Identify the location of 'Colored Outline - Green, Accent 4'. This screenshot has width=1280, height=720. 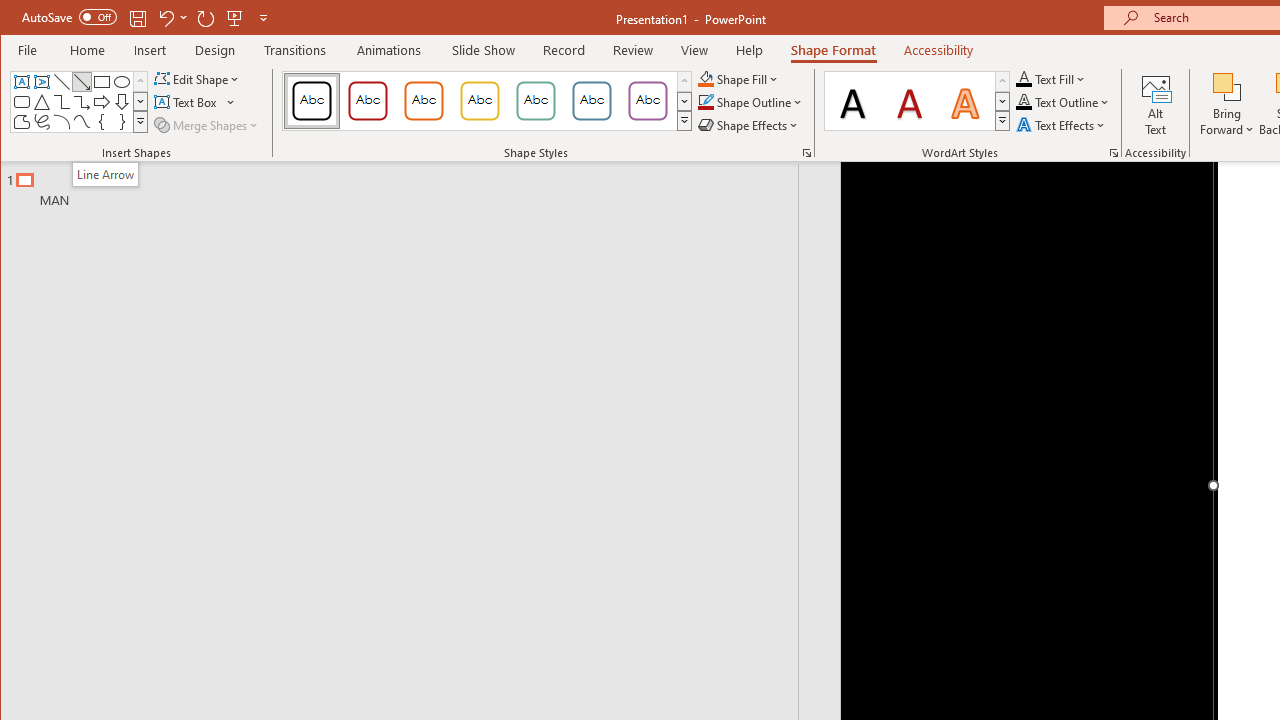
(536, 100).